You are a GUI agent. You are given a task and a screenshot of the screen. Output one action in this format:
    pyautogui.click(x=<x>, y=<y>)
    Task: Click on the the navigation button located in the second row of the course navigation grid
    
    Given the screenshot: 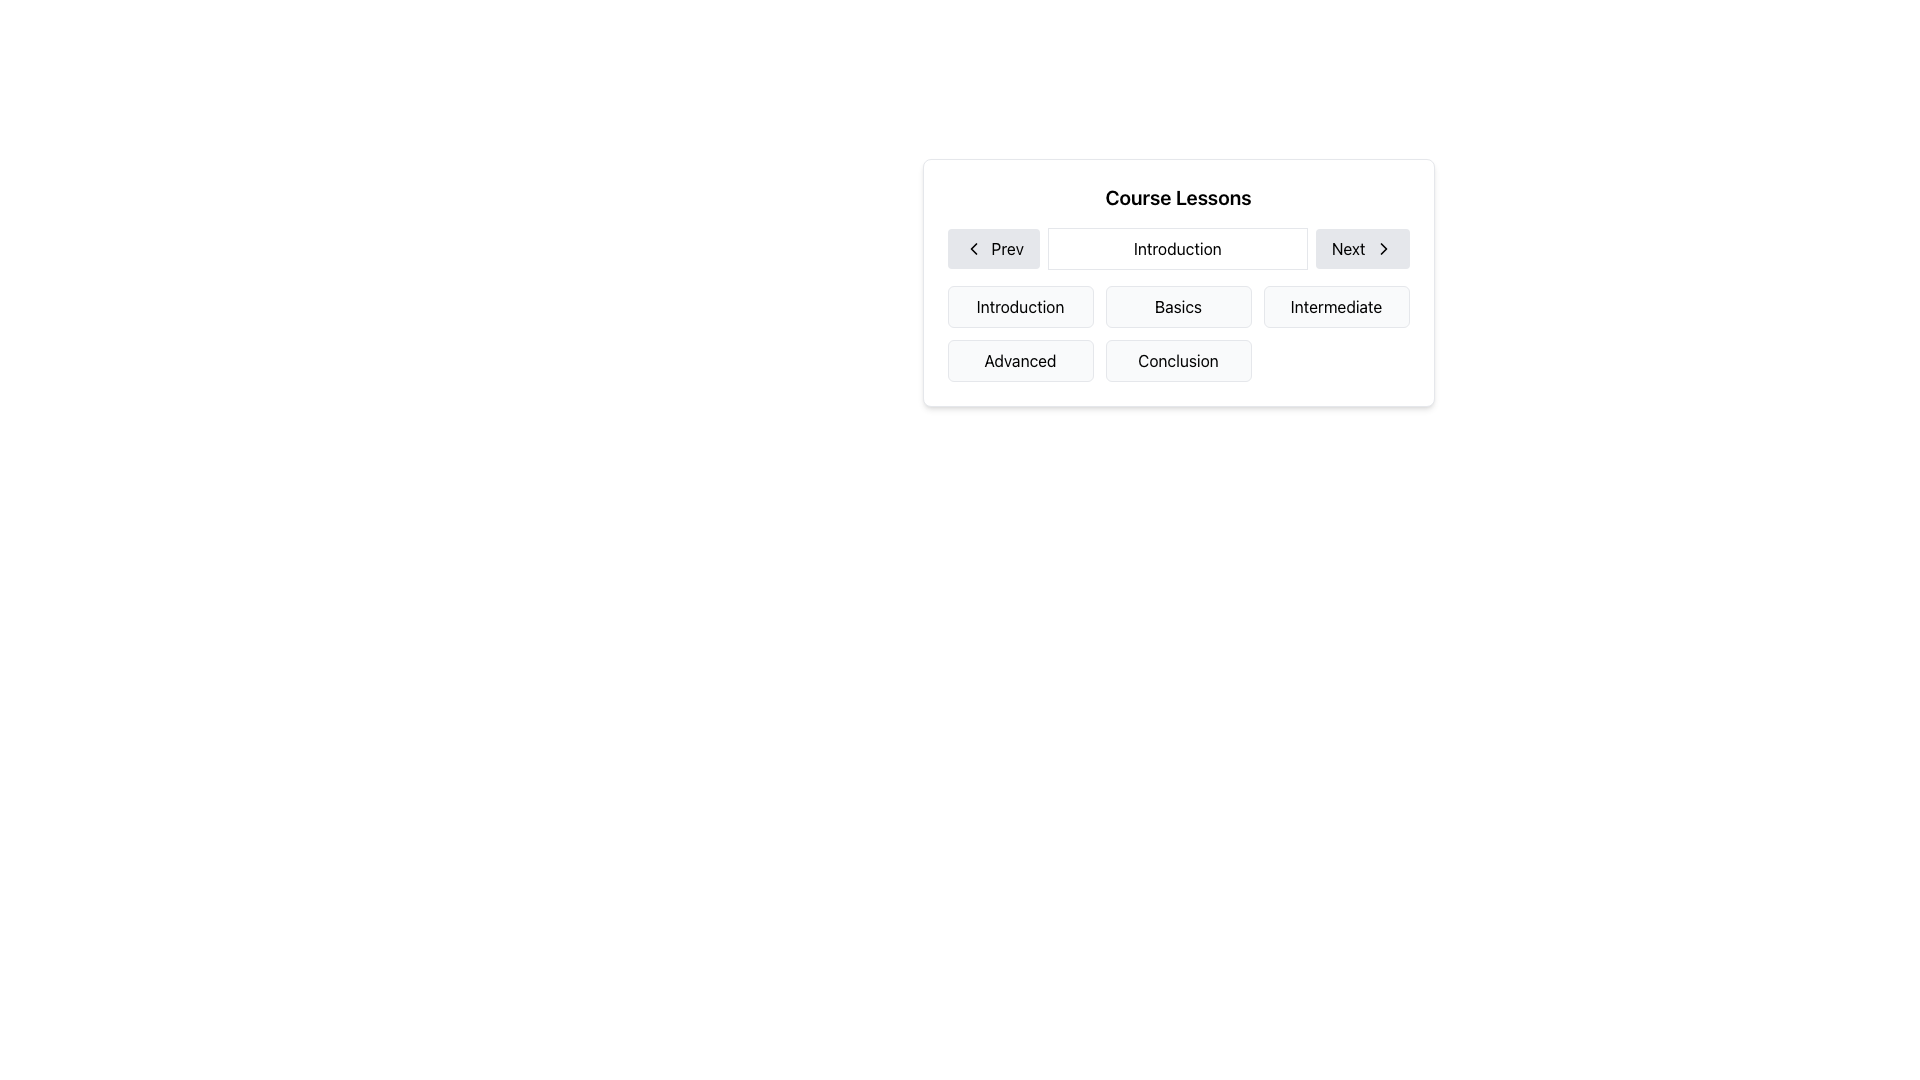 What is the action you would take?
    pyautogui.click(x=1178, y=282)
    